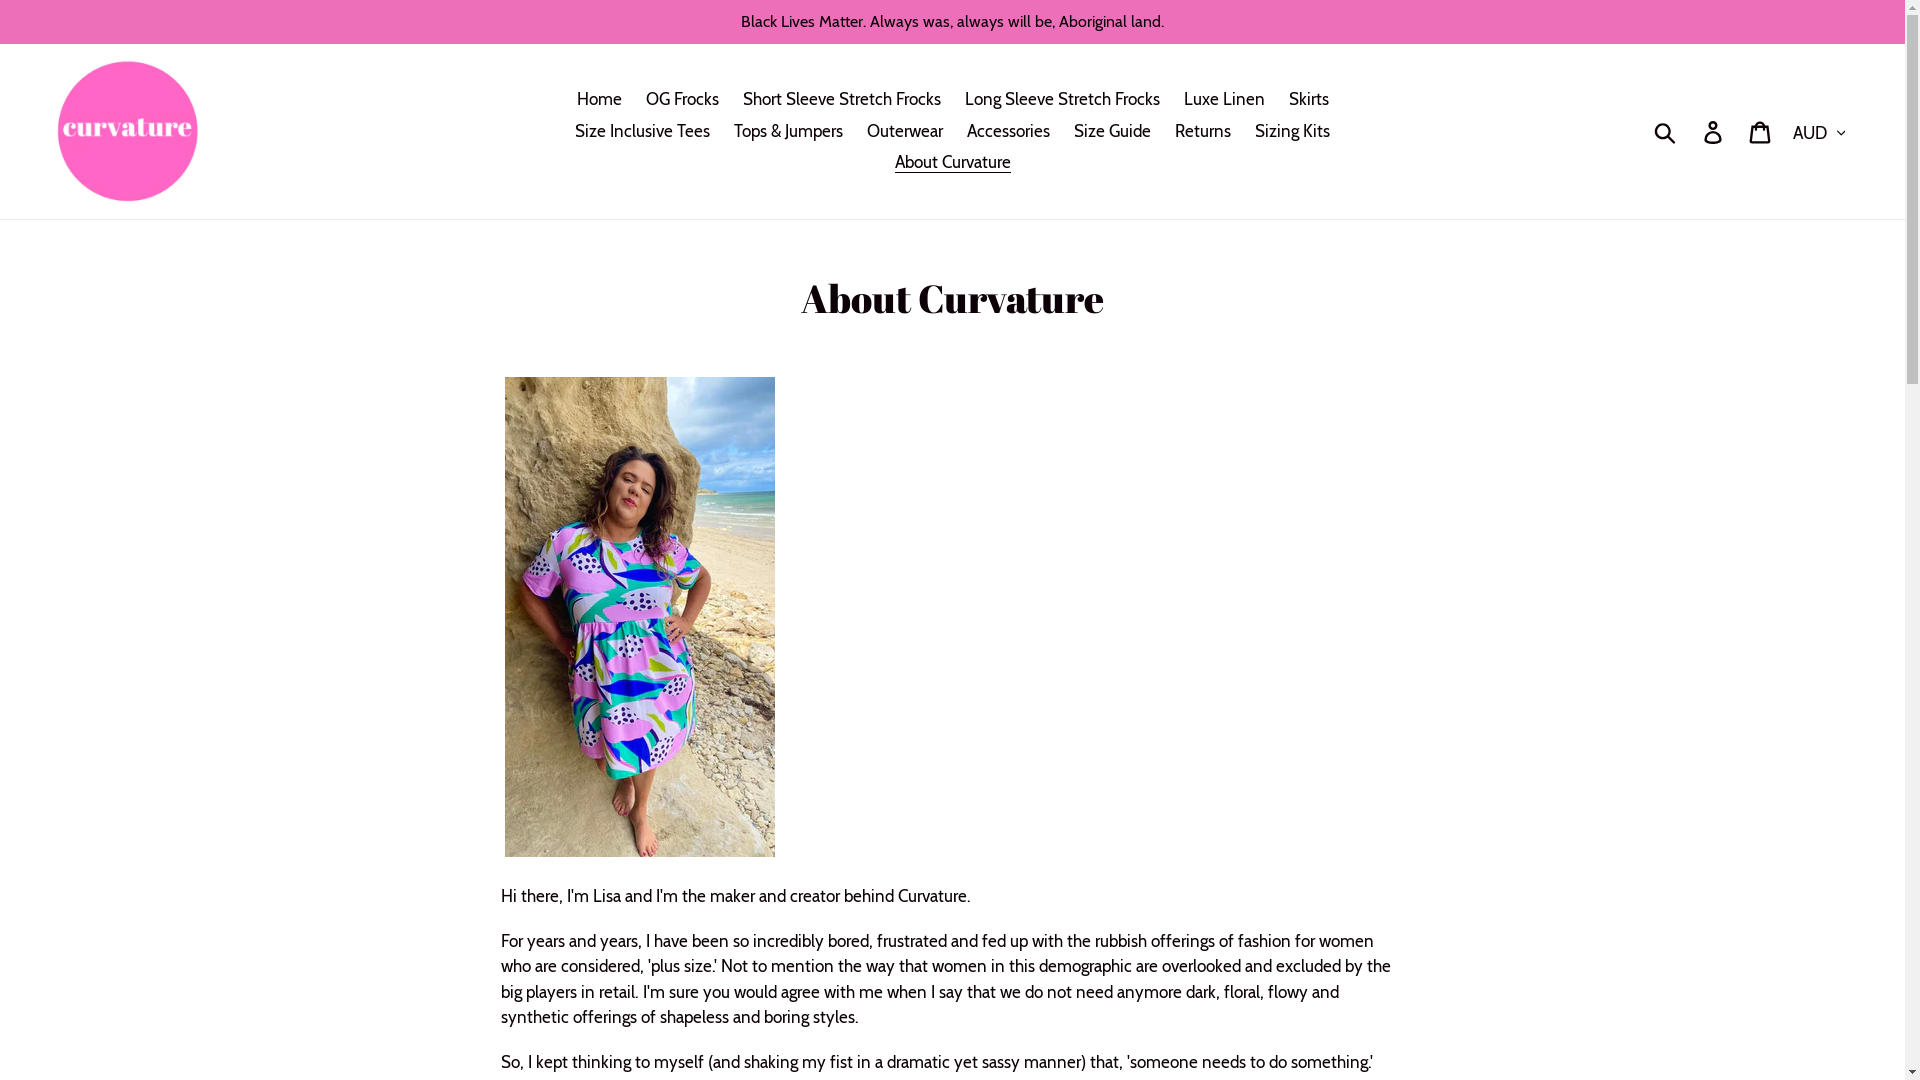 This screenshot has width=1920, height=1080. I want to click on 'Submit', so click(1641, 131).